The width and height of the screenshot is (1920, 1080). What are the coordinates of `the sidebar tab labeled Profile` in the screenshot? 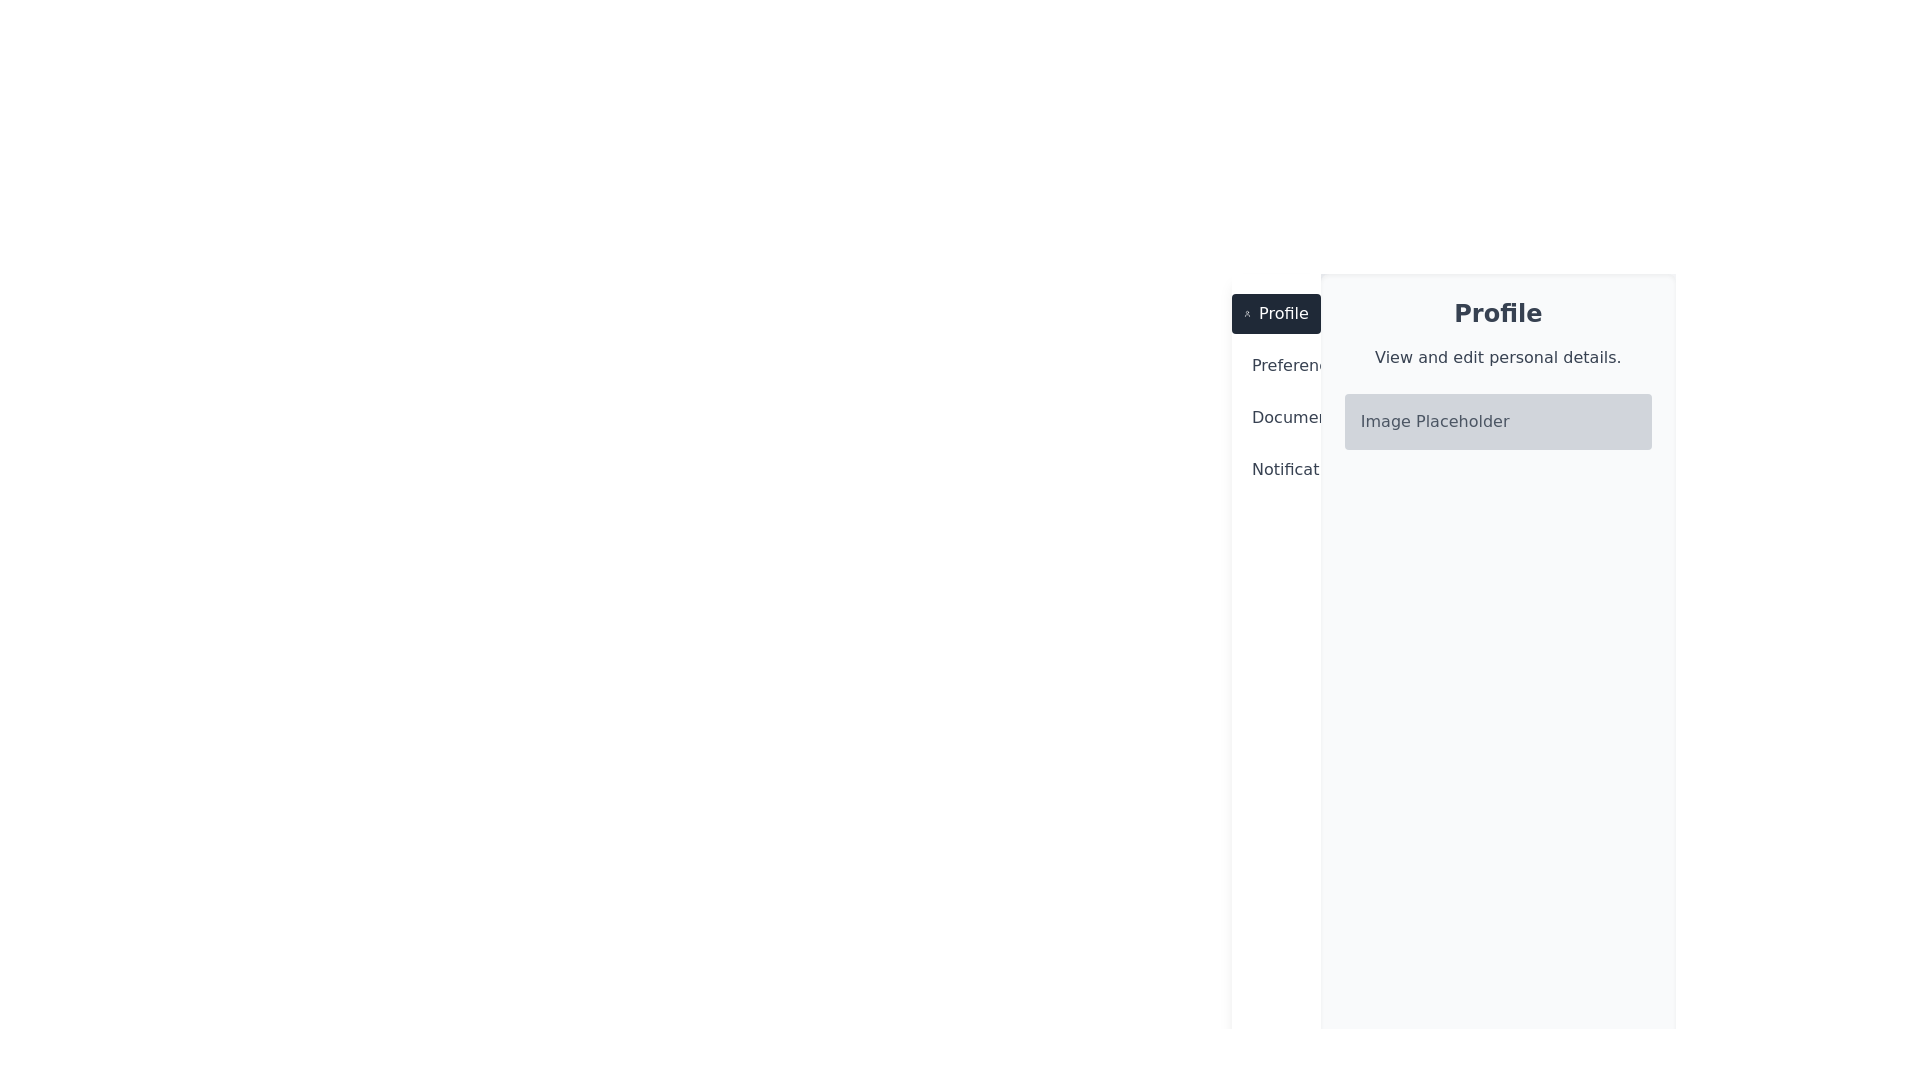 It's located at (1275, 313).